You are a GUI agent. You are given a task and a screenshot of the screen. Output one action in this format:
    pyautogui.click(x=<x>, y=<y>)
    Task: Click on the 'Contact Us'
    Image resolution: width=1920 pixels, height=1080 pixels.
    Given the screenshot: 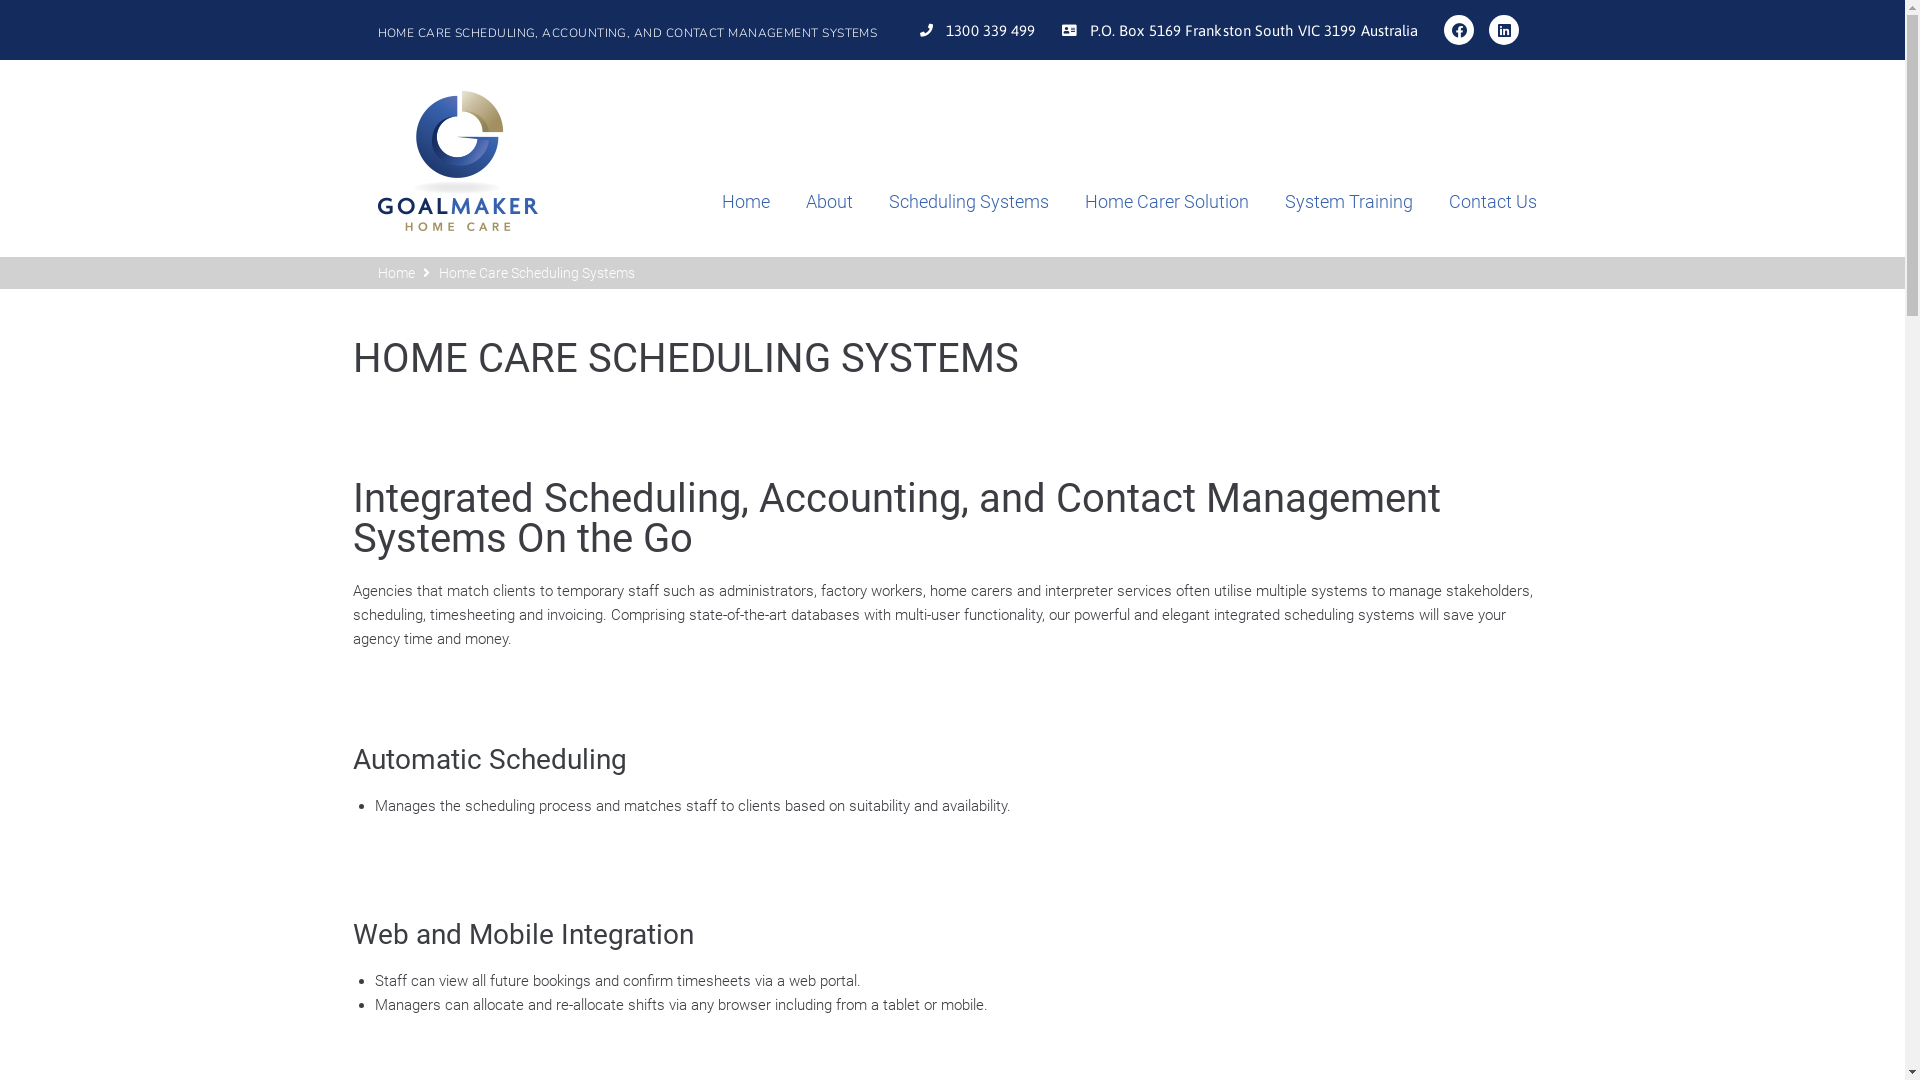 What is the action you would take?
    pyautogui.click(x=1474, y=202)
    